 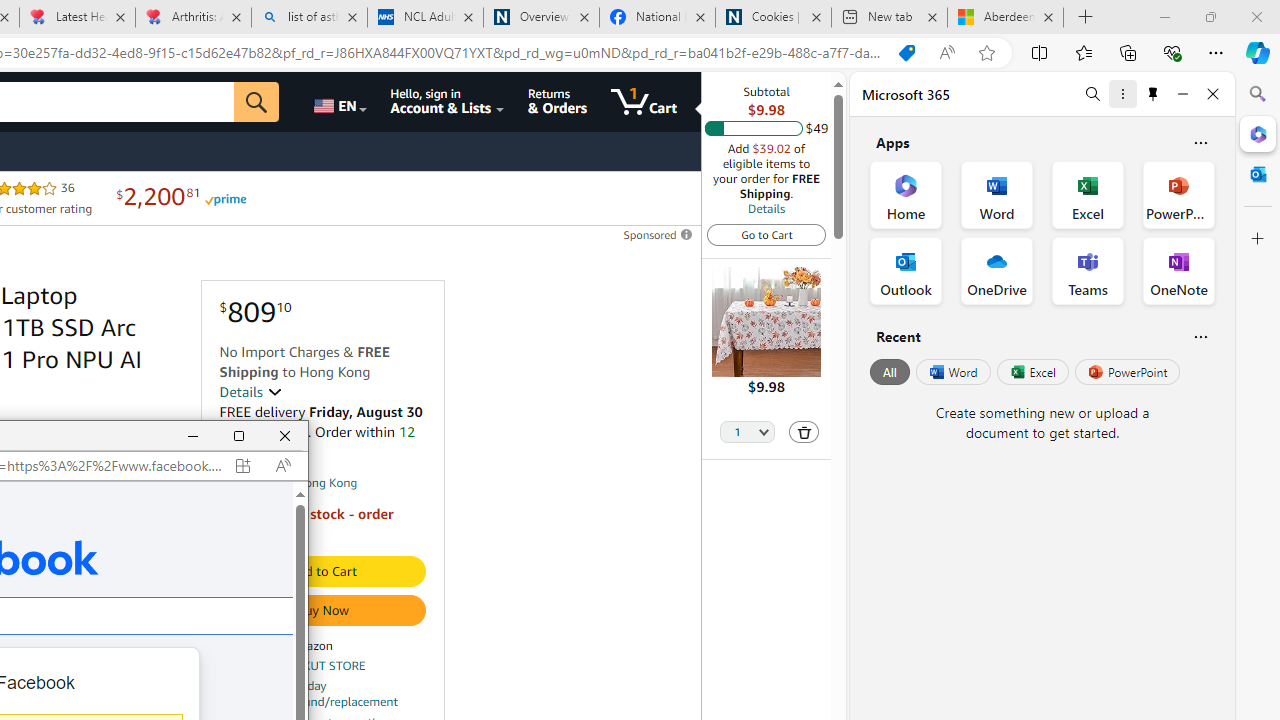 I want to click on 'NCL Adult Asthma Inhaler Choice Guideline', so click(x=423, y=17).